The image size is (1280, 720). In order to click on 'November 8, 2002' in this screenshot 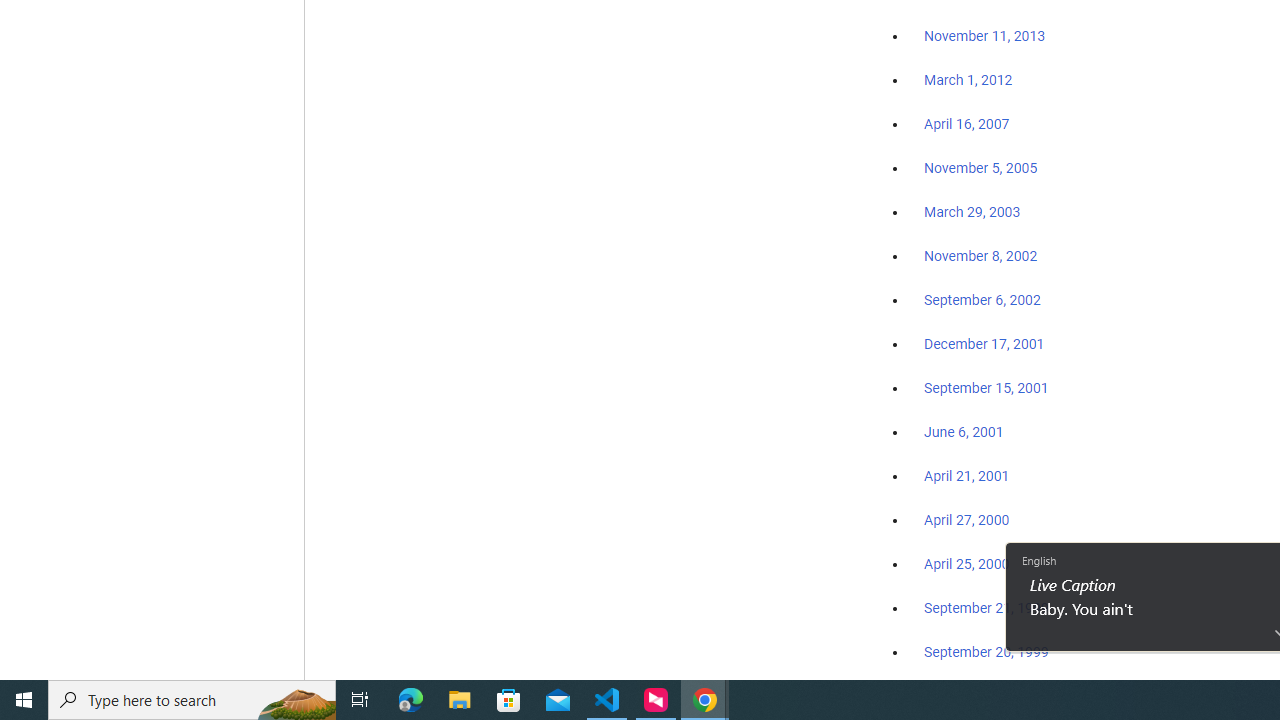, I will do `click(981, 255)`.